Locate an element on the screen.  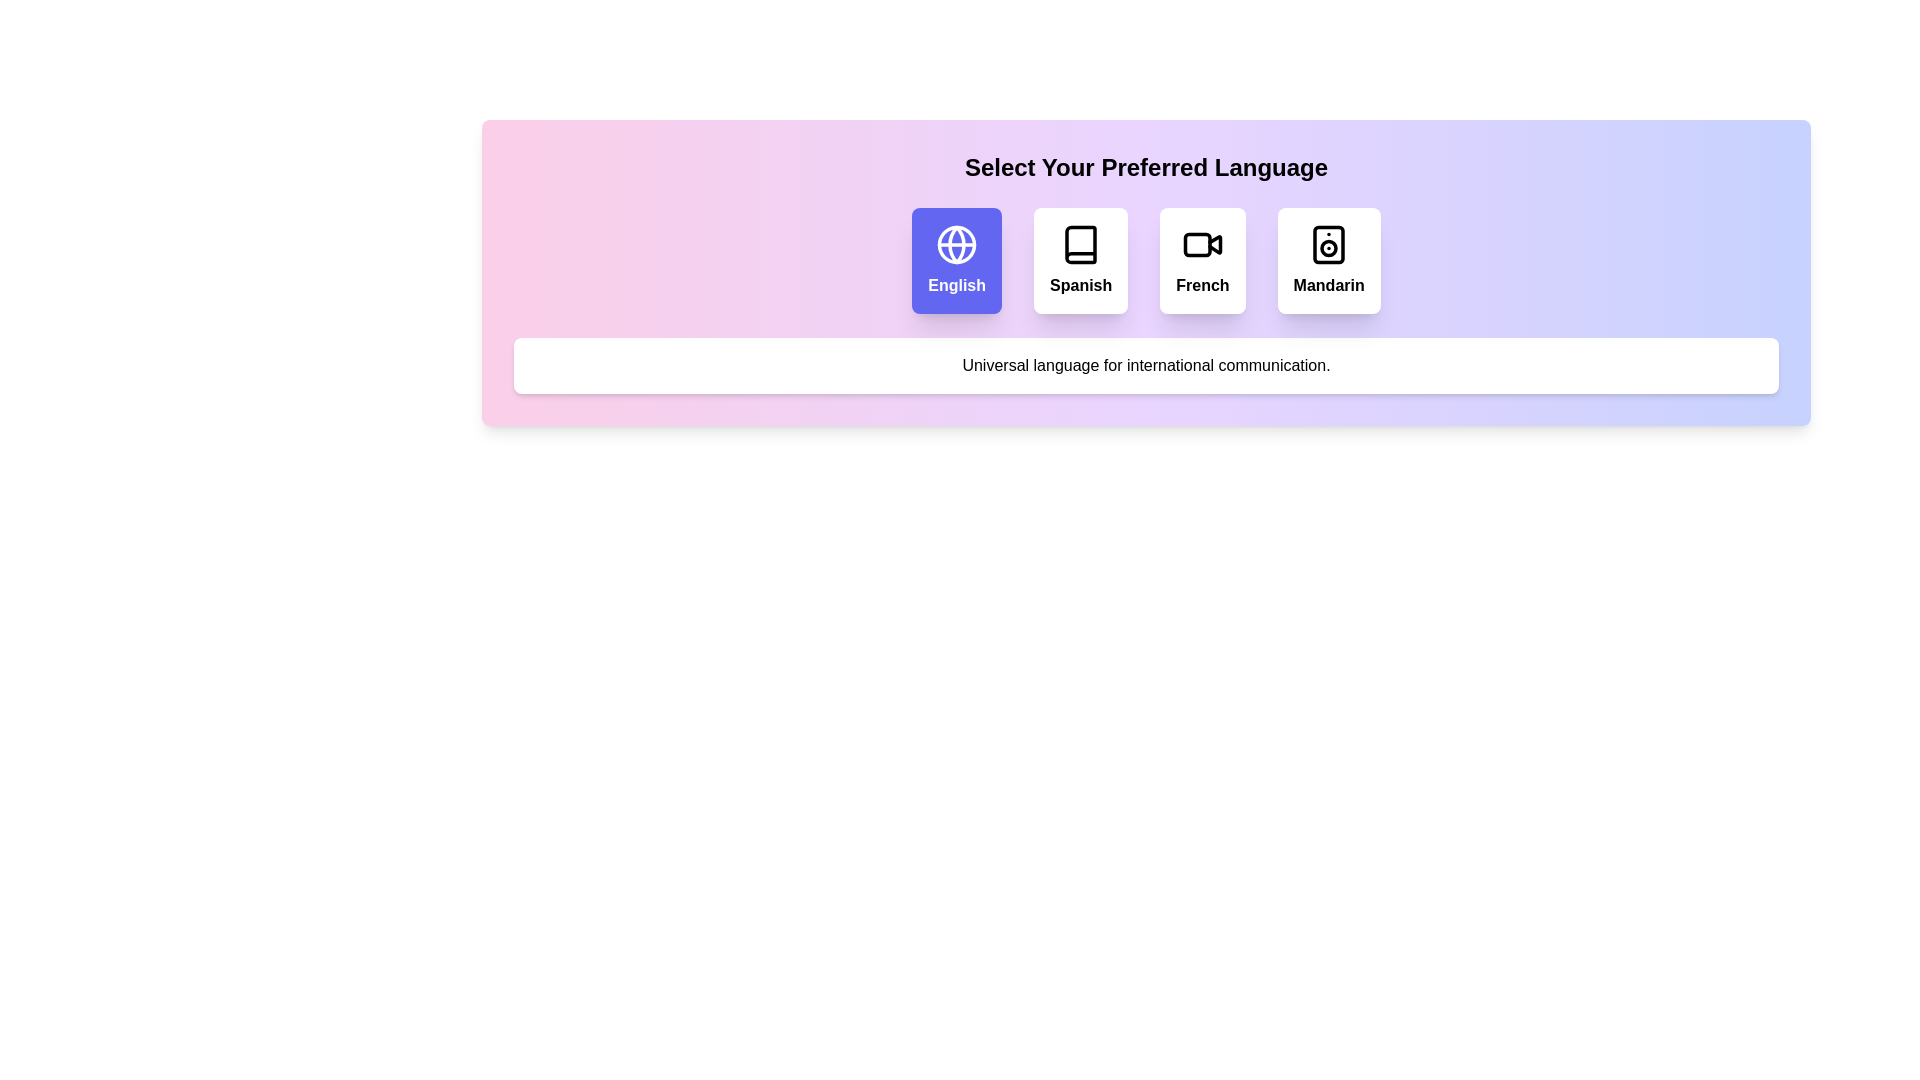
the language option Mandarin to observe the interaction feedback is located at coordinates (1329, 260).